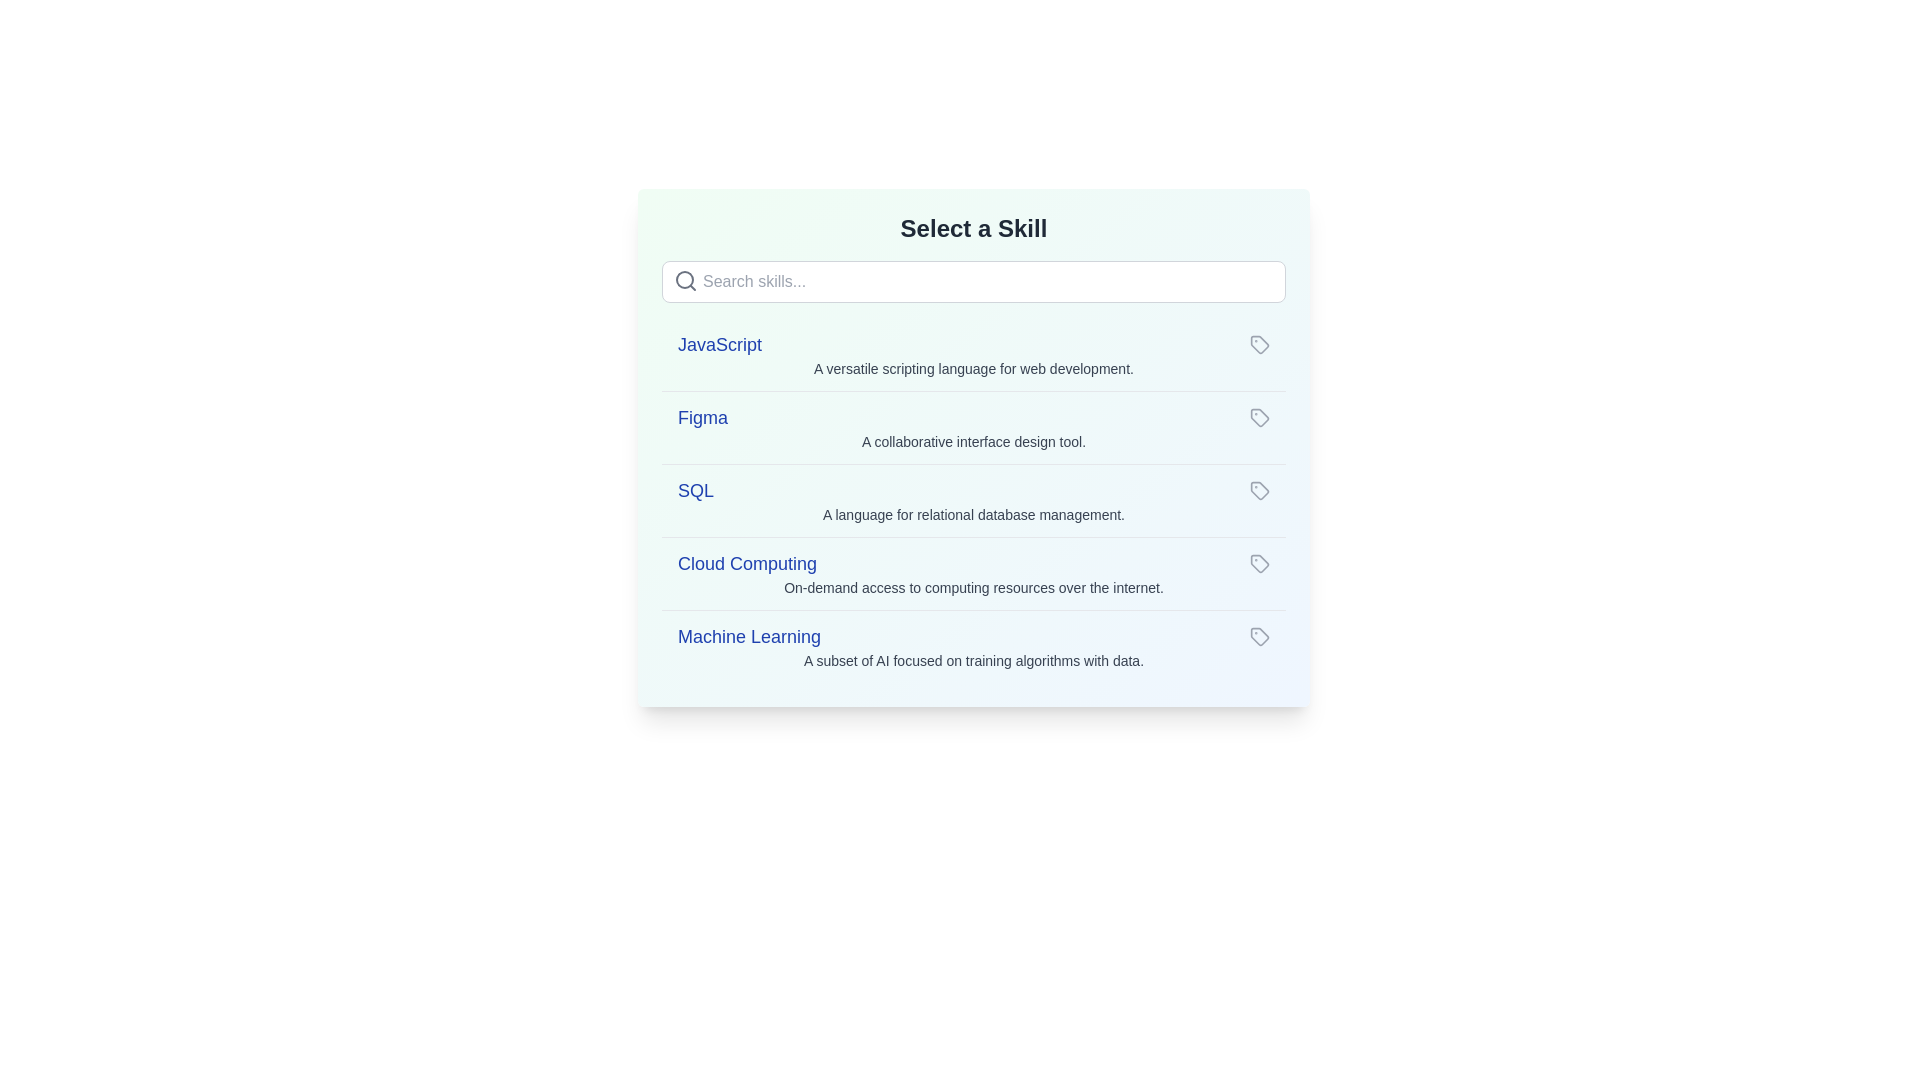 This screenshot has height=1080, width=1920. What do you see at coordinates (1258, 636) in the screenshot?
I see `the icon located to the right of the 'Machine Learning' text` at bounding box center [1258, 636].